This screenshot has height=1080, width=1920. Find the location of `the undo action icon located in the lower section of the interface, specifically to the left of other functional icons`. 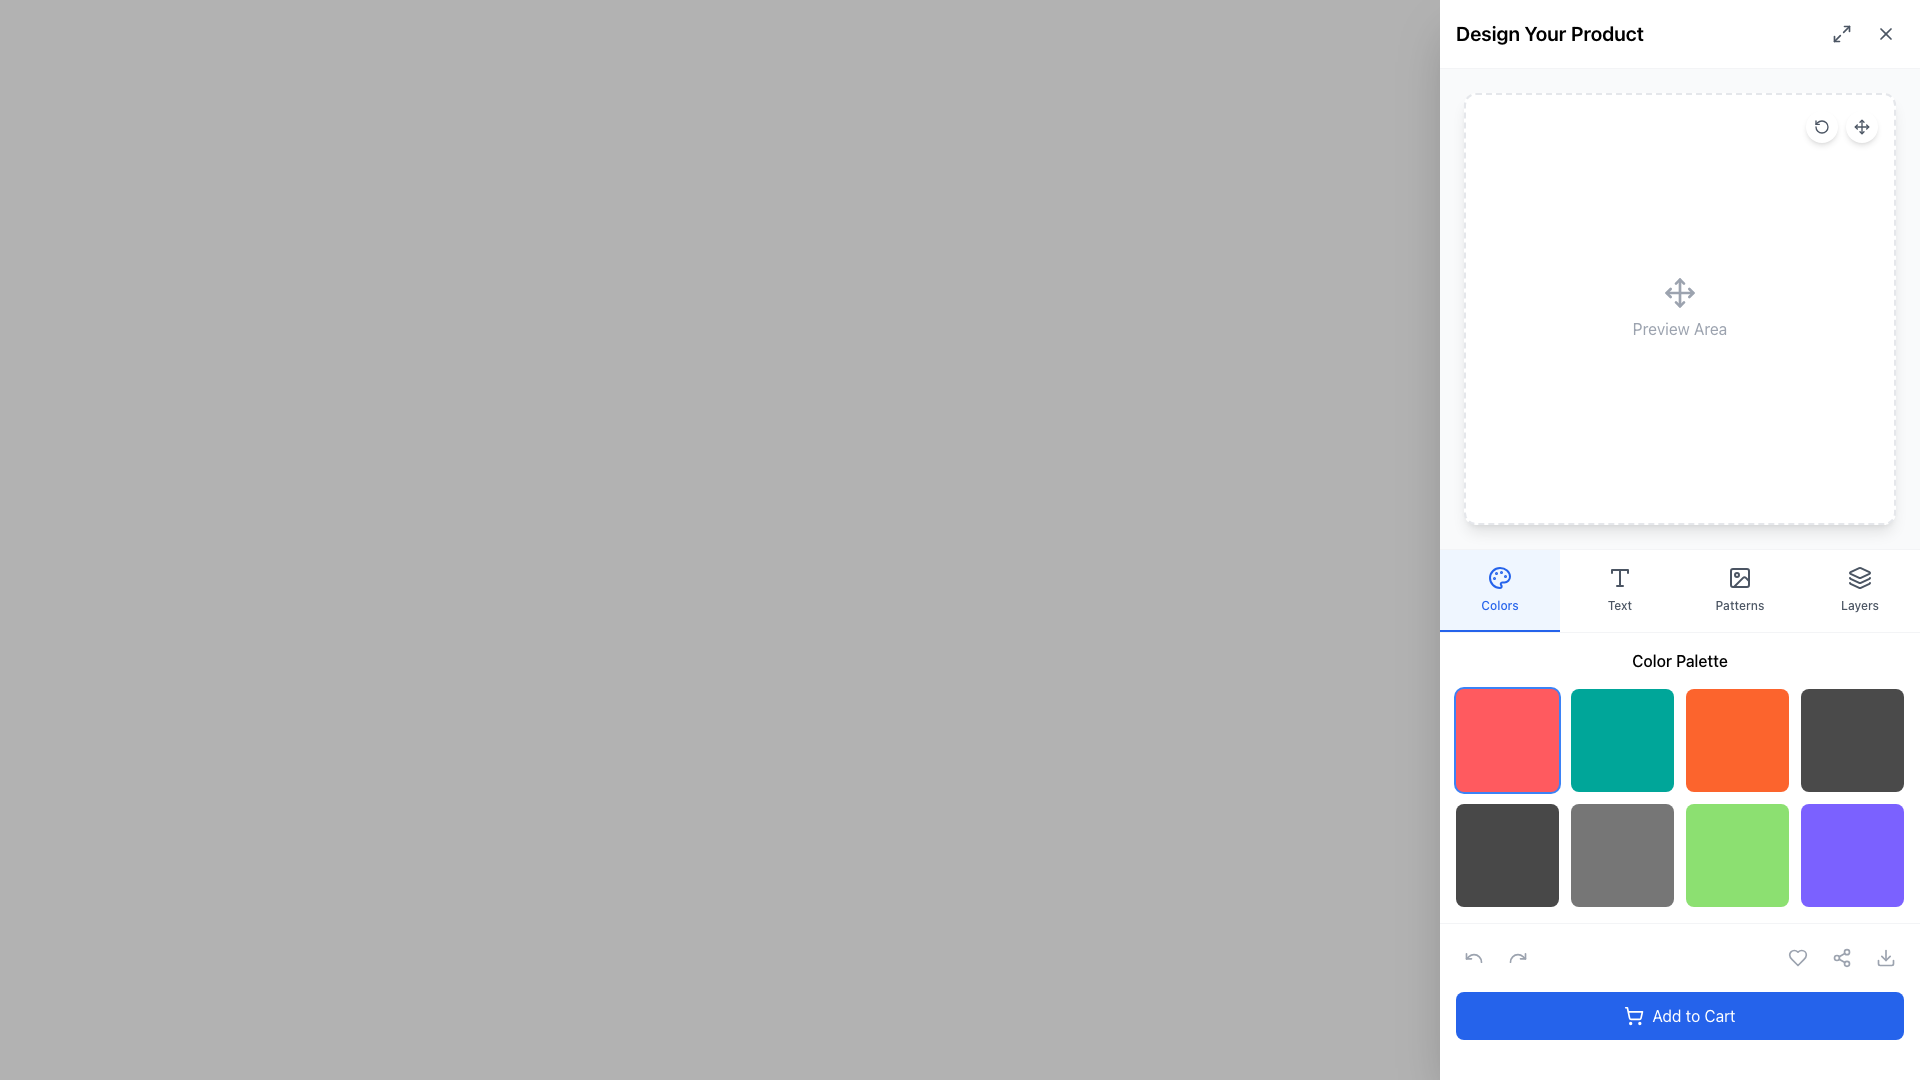

the undo action icon located in the lower section of the interface, specifically to the left of other functional icons is located at coordinates (1473, 956).